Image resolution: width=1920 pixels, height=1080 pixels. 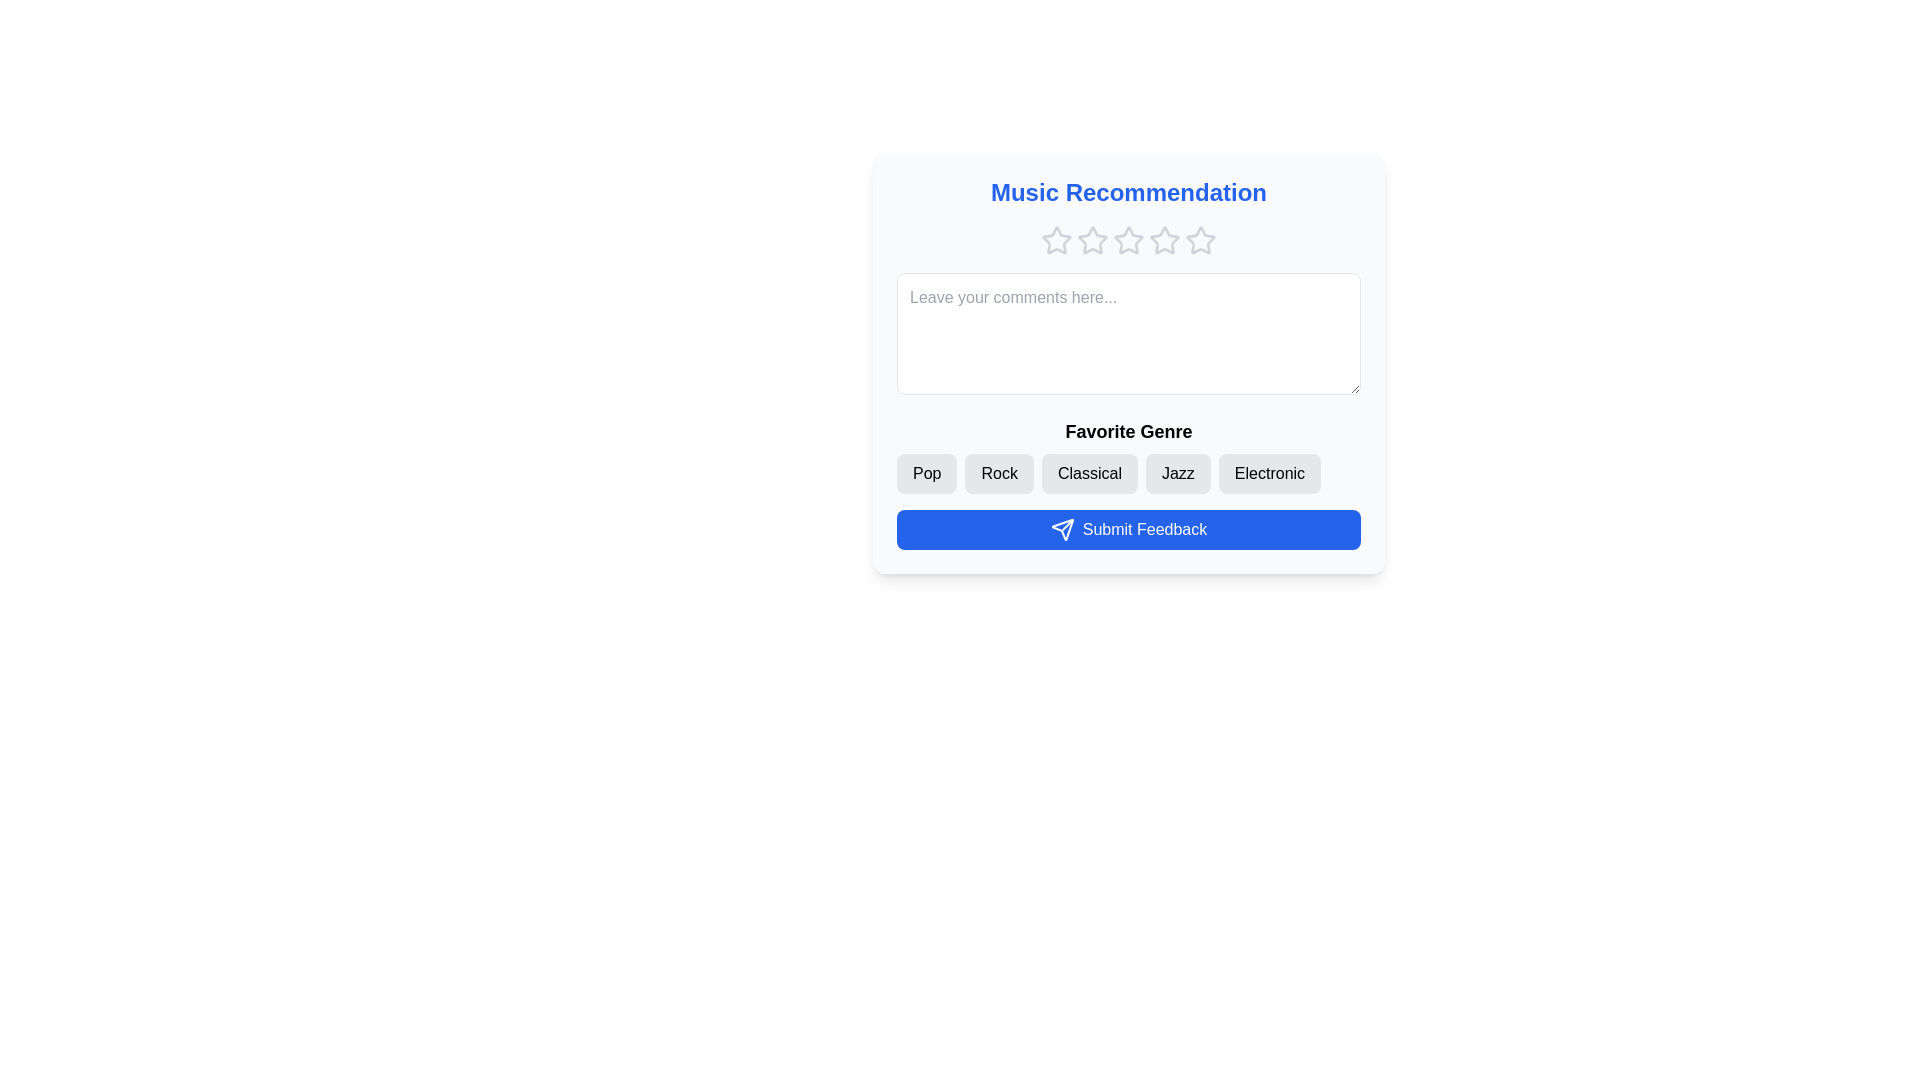 What do you see at coordinates (1178, 474) in the screenshot?
I see `the 'Jazz' button, which is a light gray rectangular button with rounded corners and centered black text` at bounding box center [1178, 474].